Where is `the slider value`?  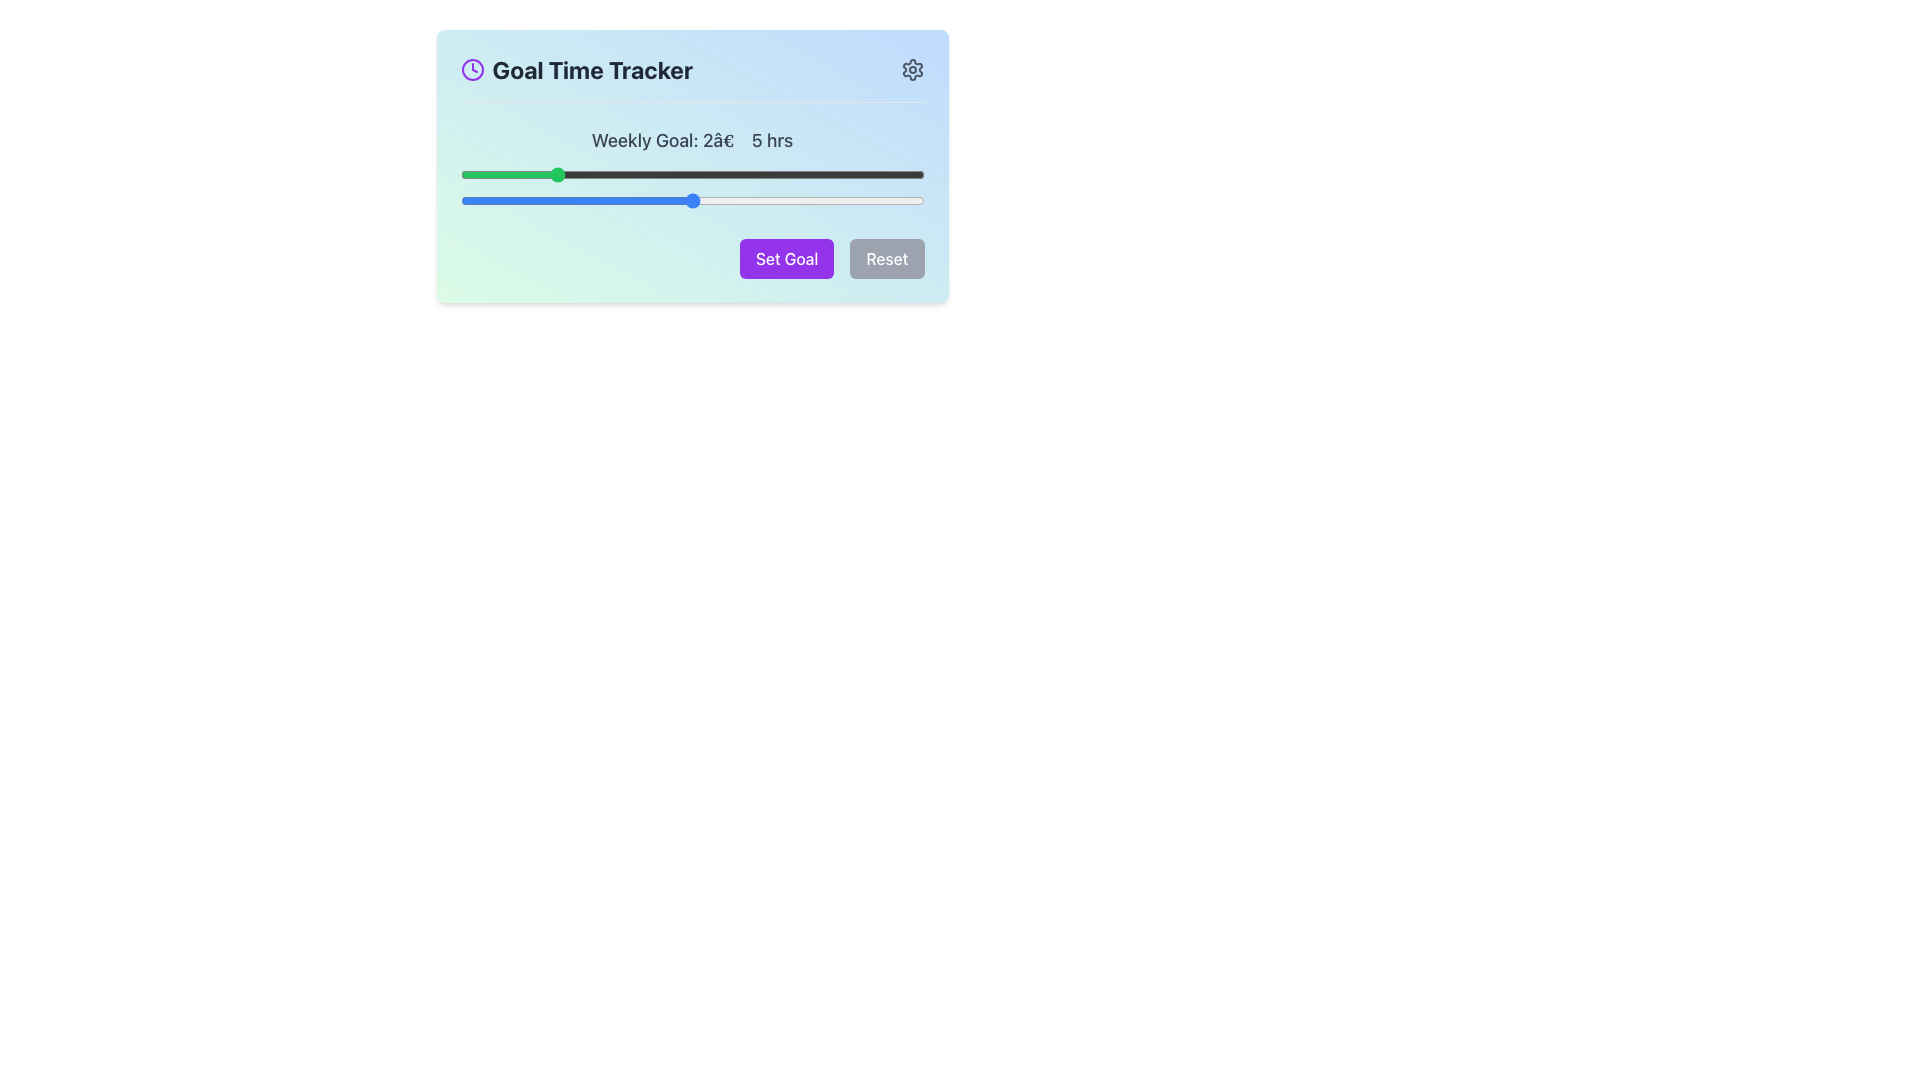
the slider value is located at coordinates (692, 200).